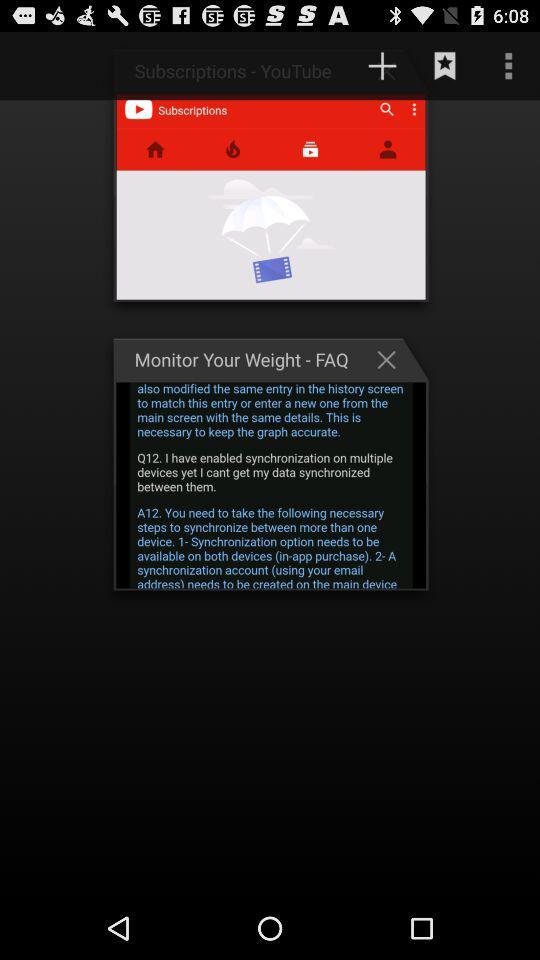 The width and height of the screenshot is (540, 960). Describe the element at coordinates (508, 70) in the screenshot. I see `the more icon` at that location.